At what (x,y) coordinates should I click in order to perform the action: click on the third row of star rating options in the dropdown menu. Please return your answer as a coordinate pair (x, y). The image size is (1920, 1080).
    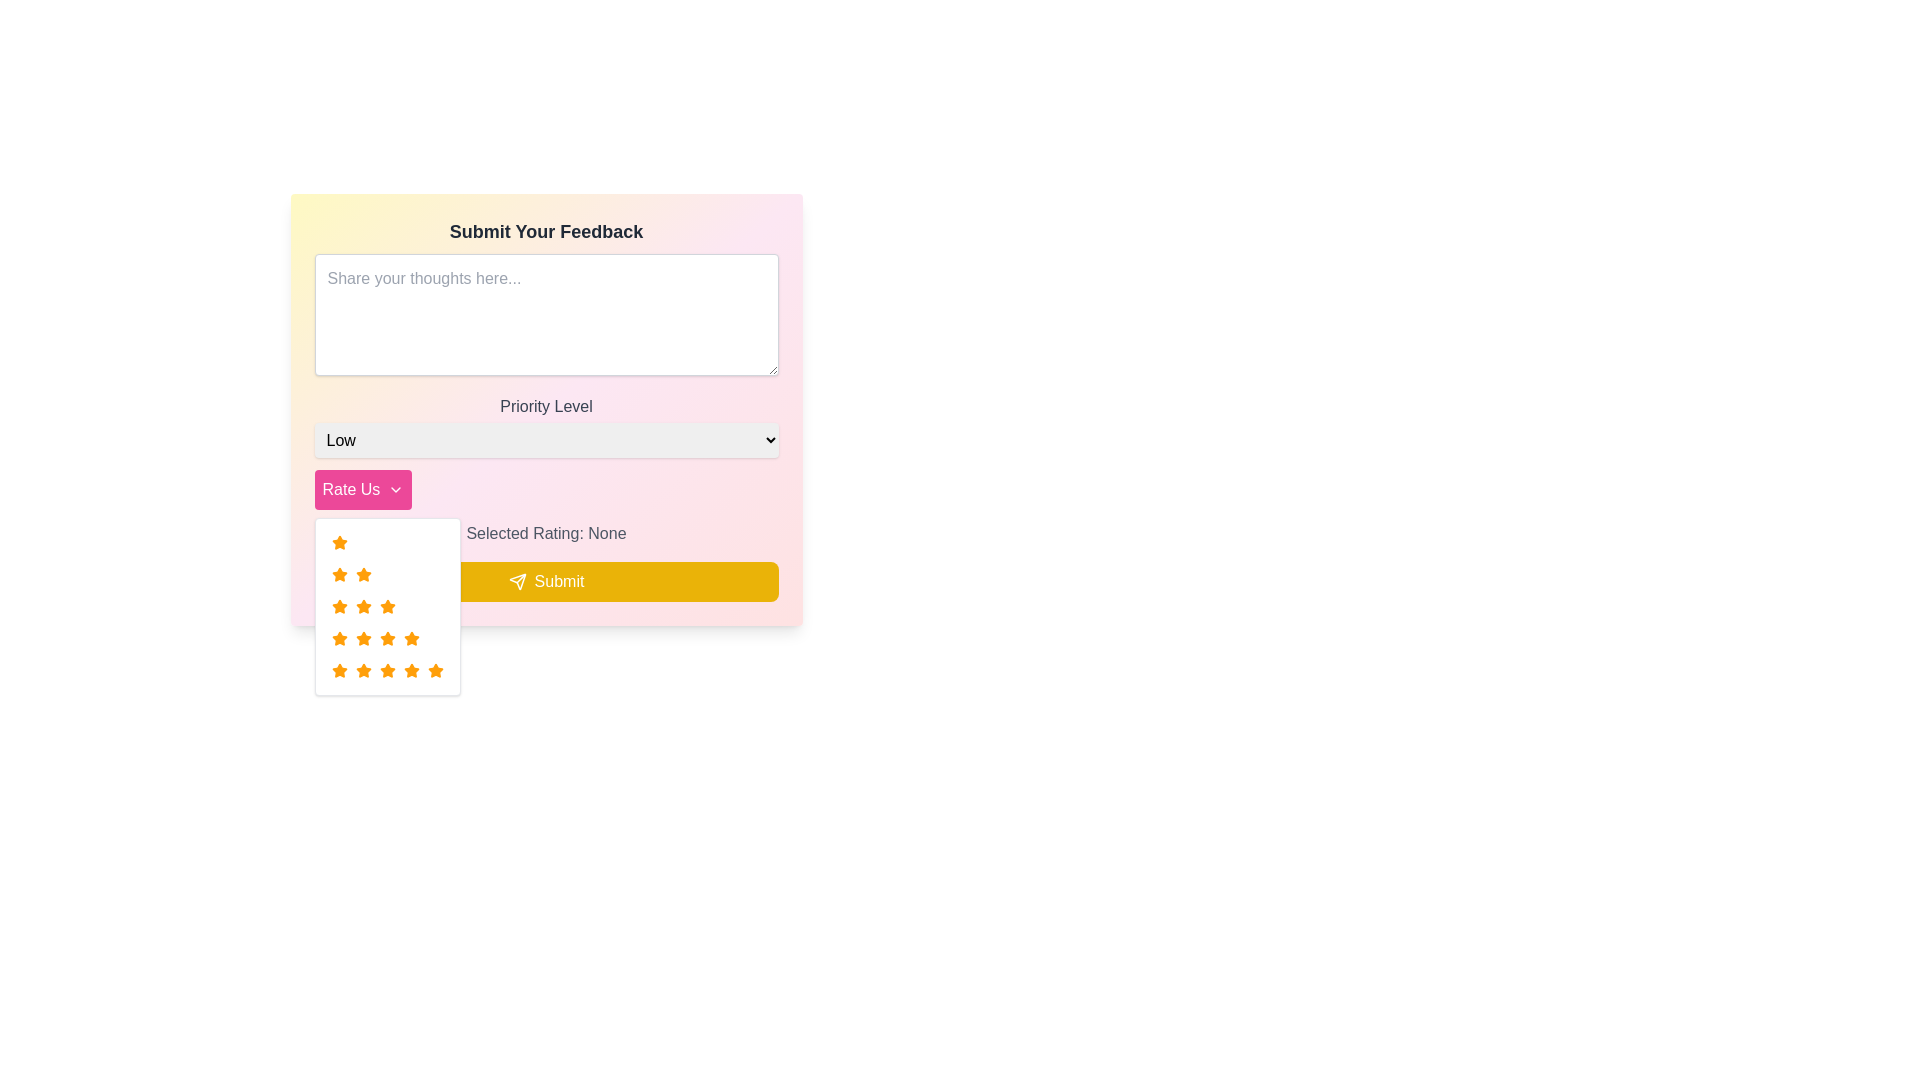
    Looking at the image, I should click on (387, 605).